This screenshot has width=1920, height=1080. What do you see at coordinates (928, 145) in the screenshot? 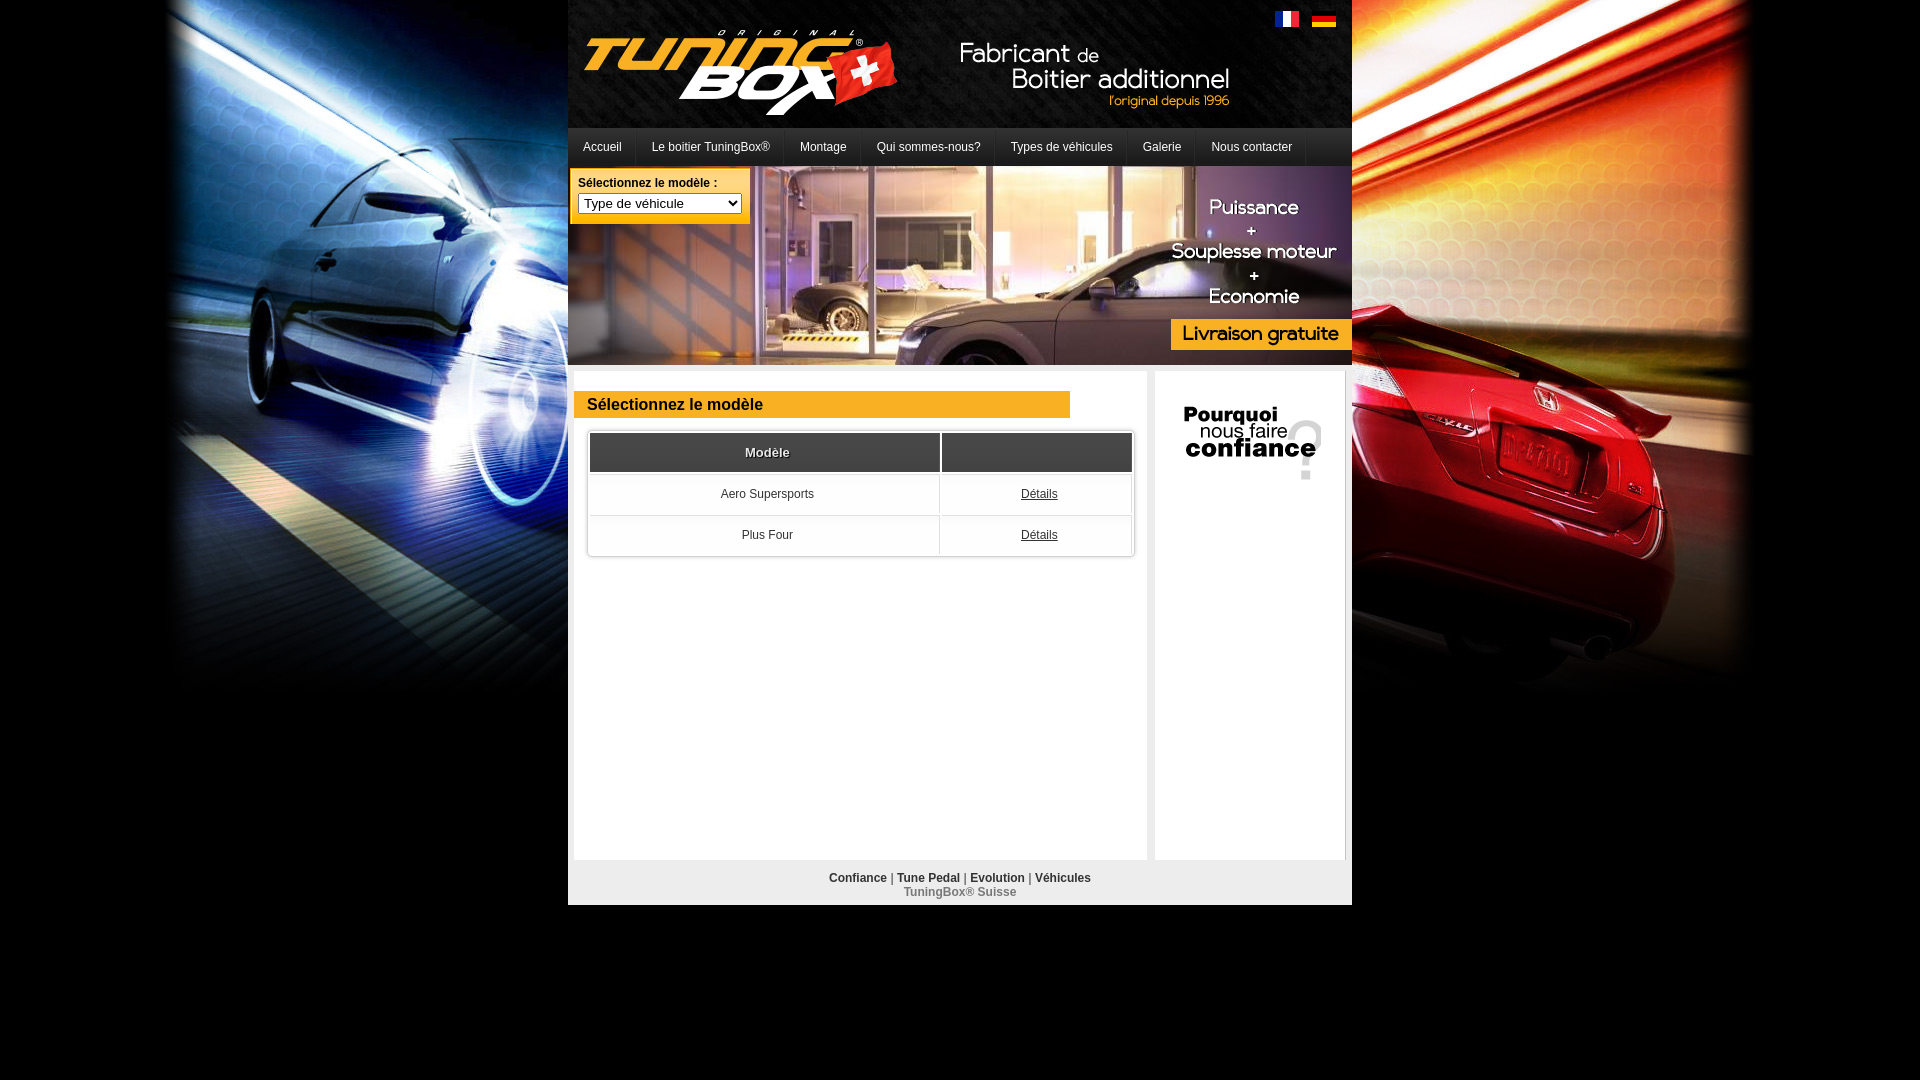
I see `'Qui sommes-nous?'` at bounding box center [928, 145].